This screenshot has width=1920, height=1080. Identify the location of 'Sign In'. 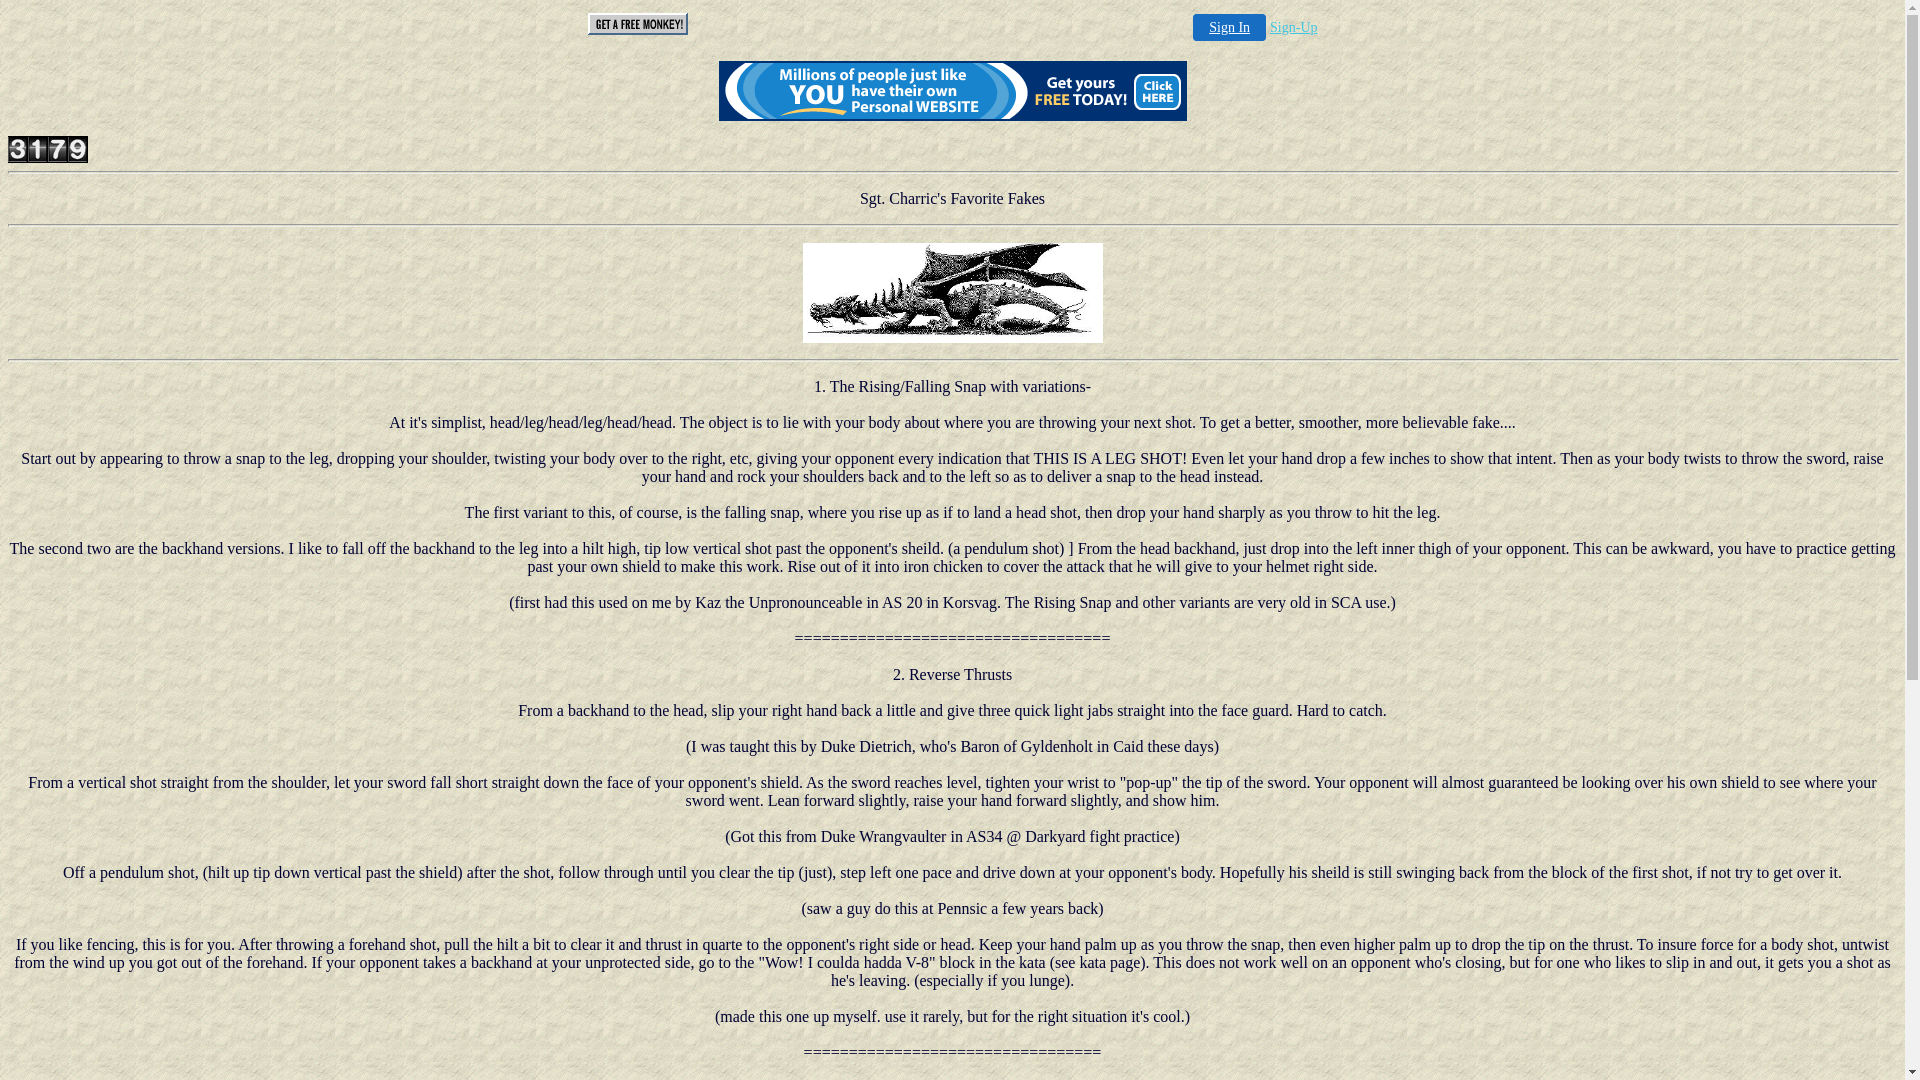
(1228, 27).